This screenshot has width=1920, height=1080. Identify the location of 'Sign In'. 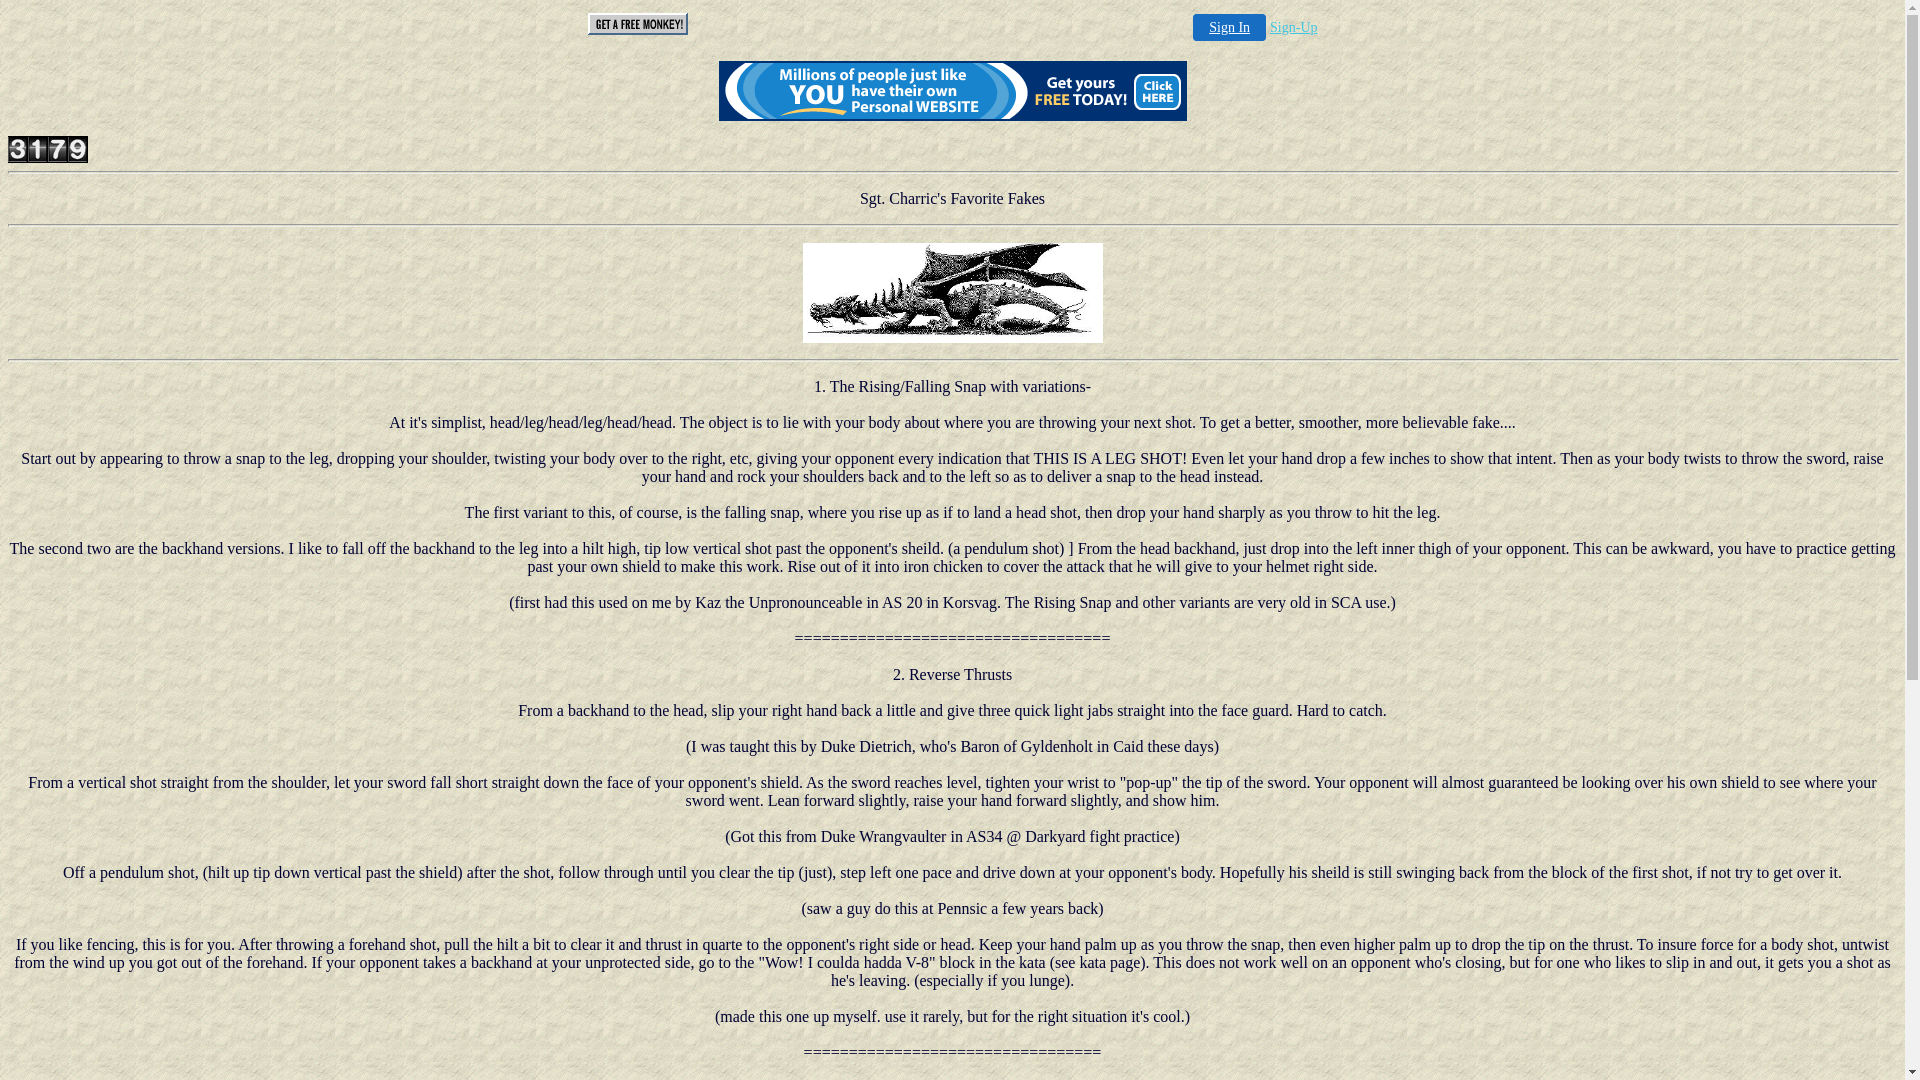
(1228, 27).